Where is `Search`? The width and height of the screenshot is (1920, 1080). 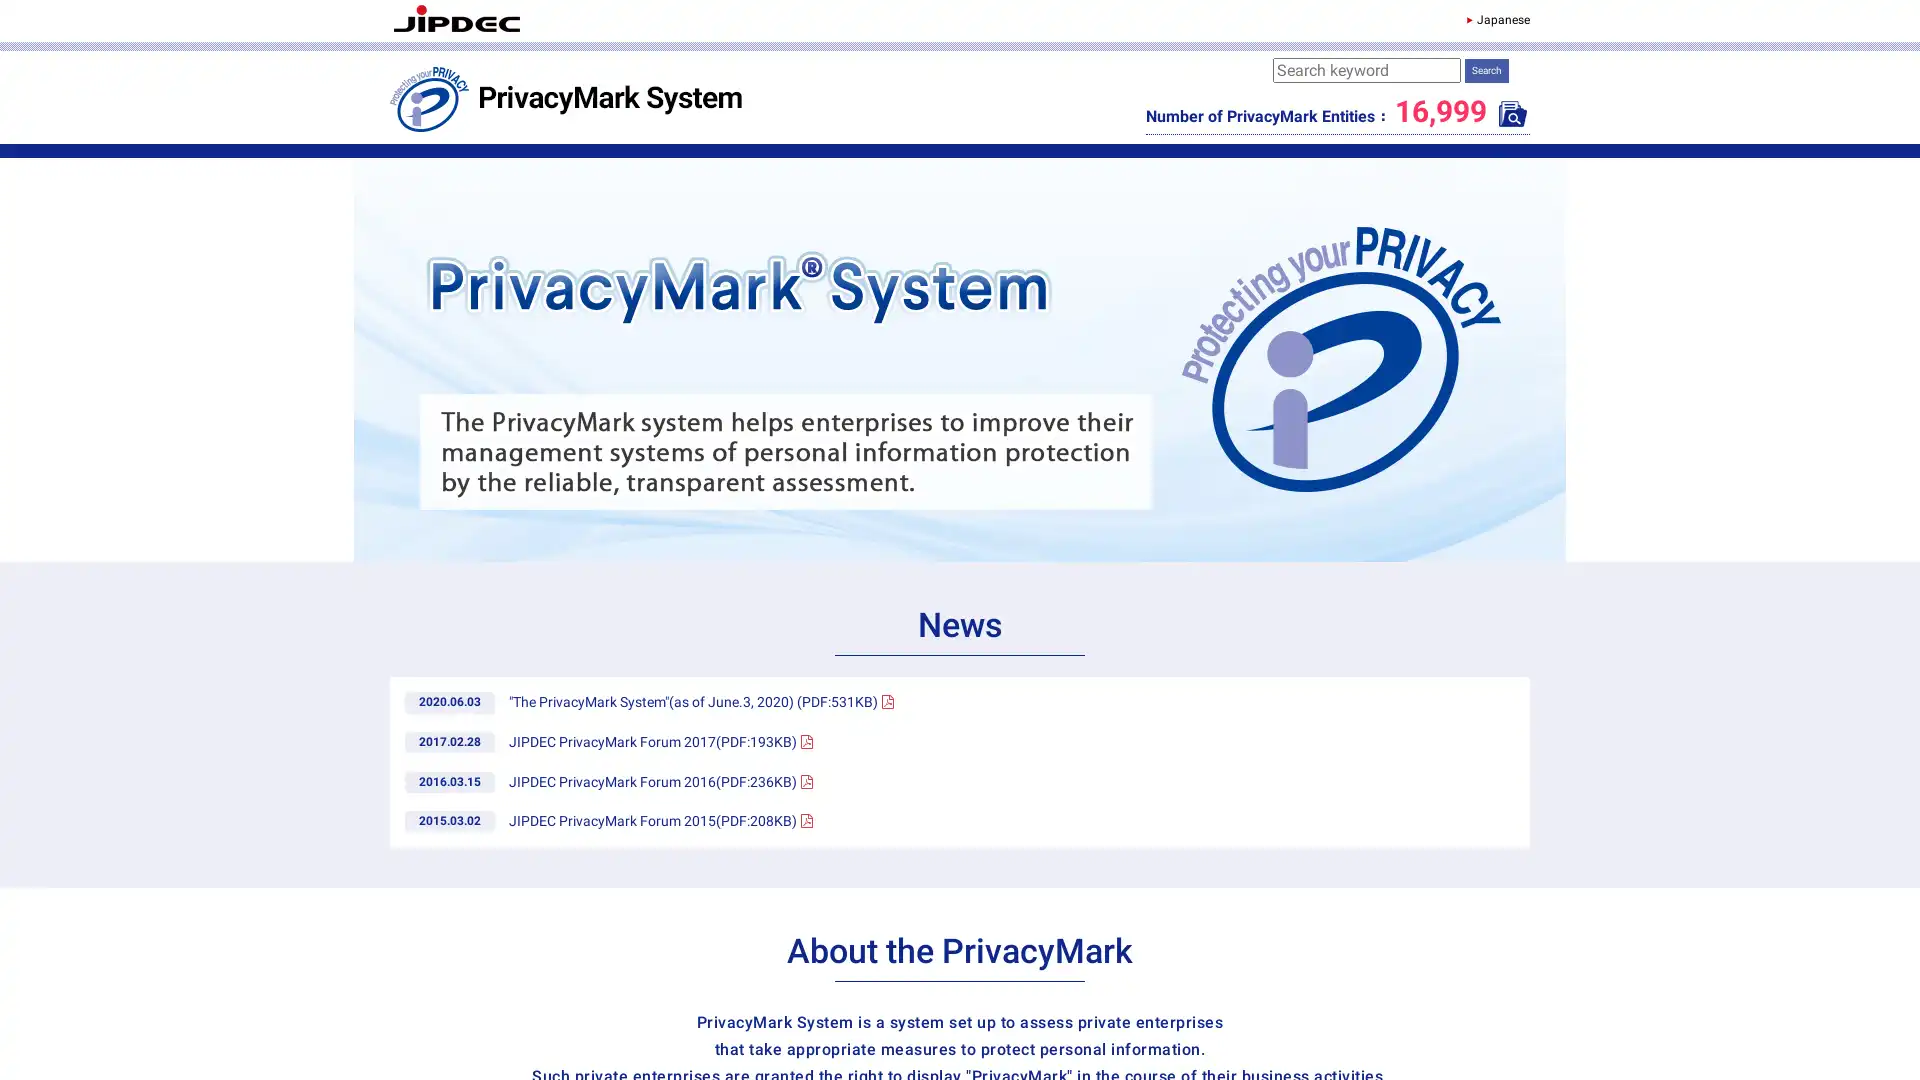 Search is located at coordinates (1487, 68).